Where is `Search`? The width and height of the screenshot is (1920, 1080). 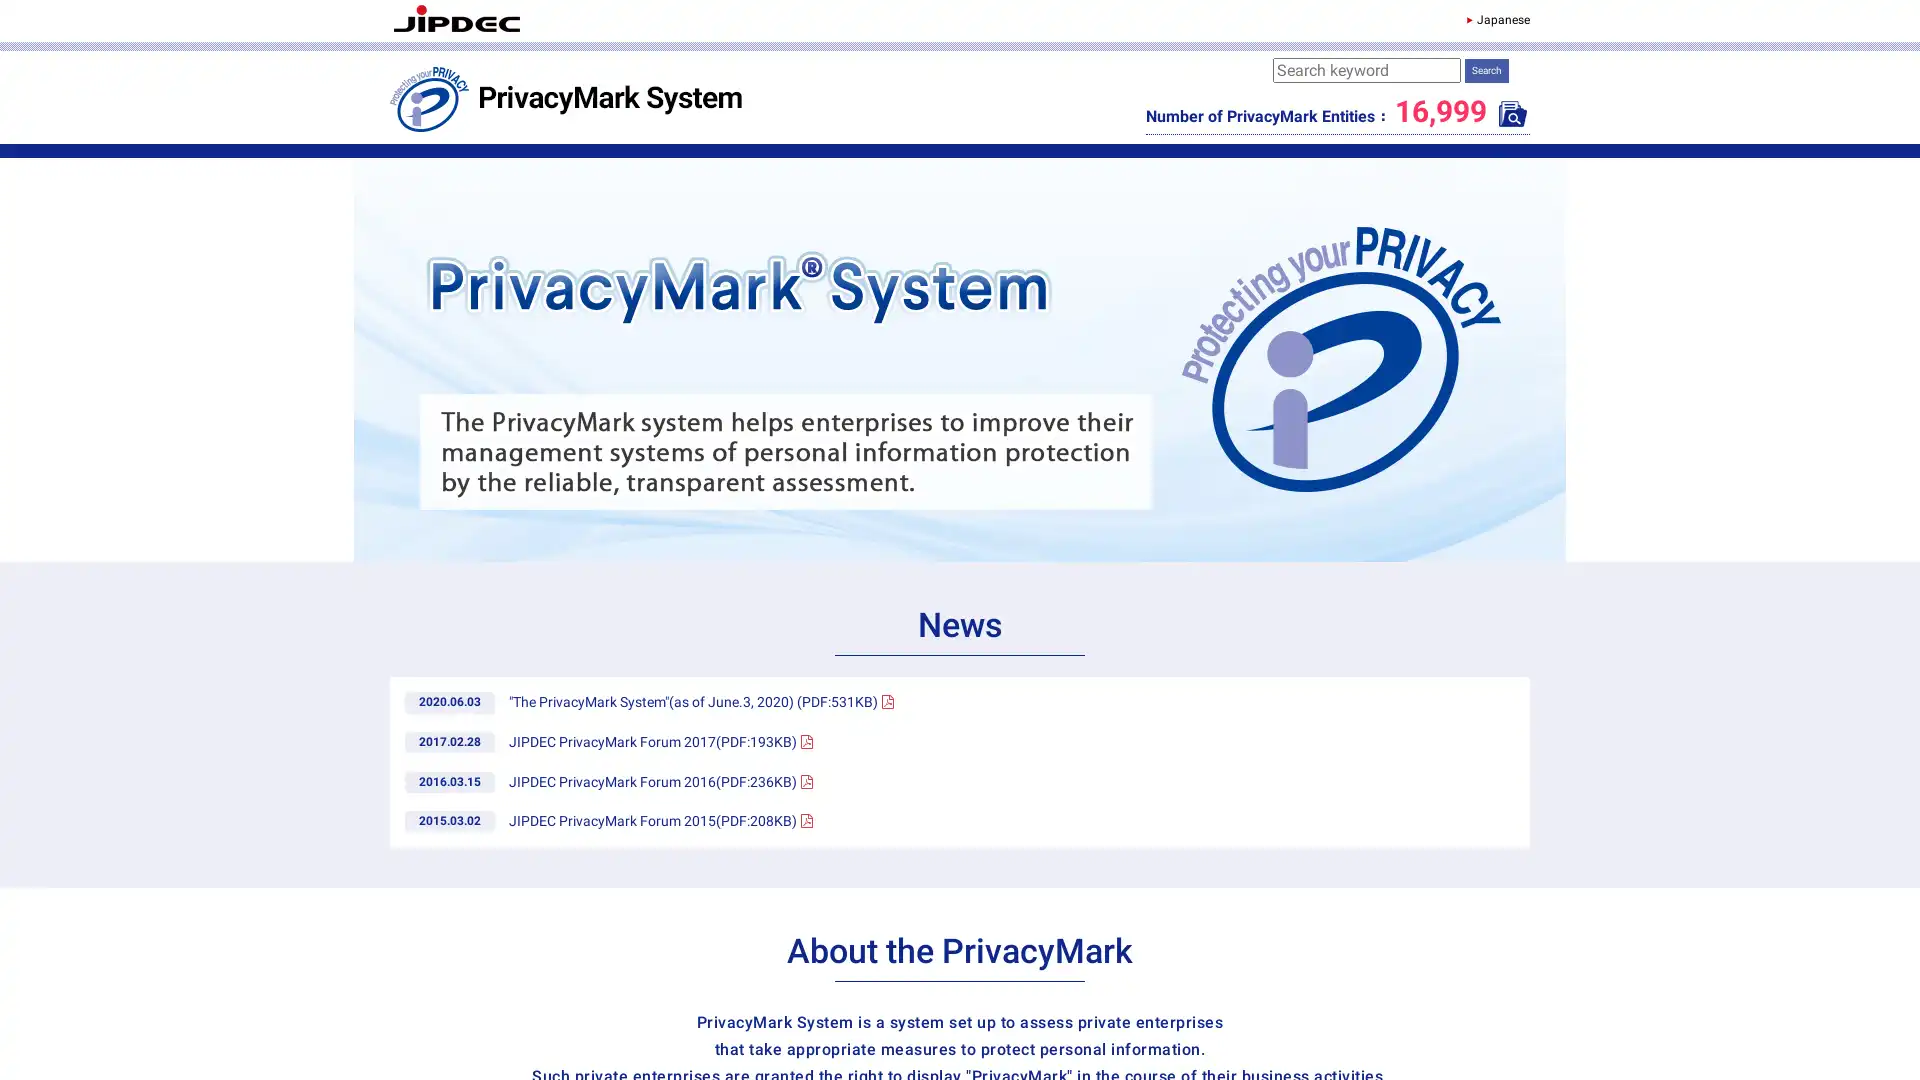 Search is located at coordinates (1487, 68).